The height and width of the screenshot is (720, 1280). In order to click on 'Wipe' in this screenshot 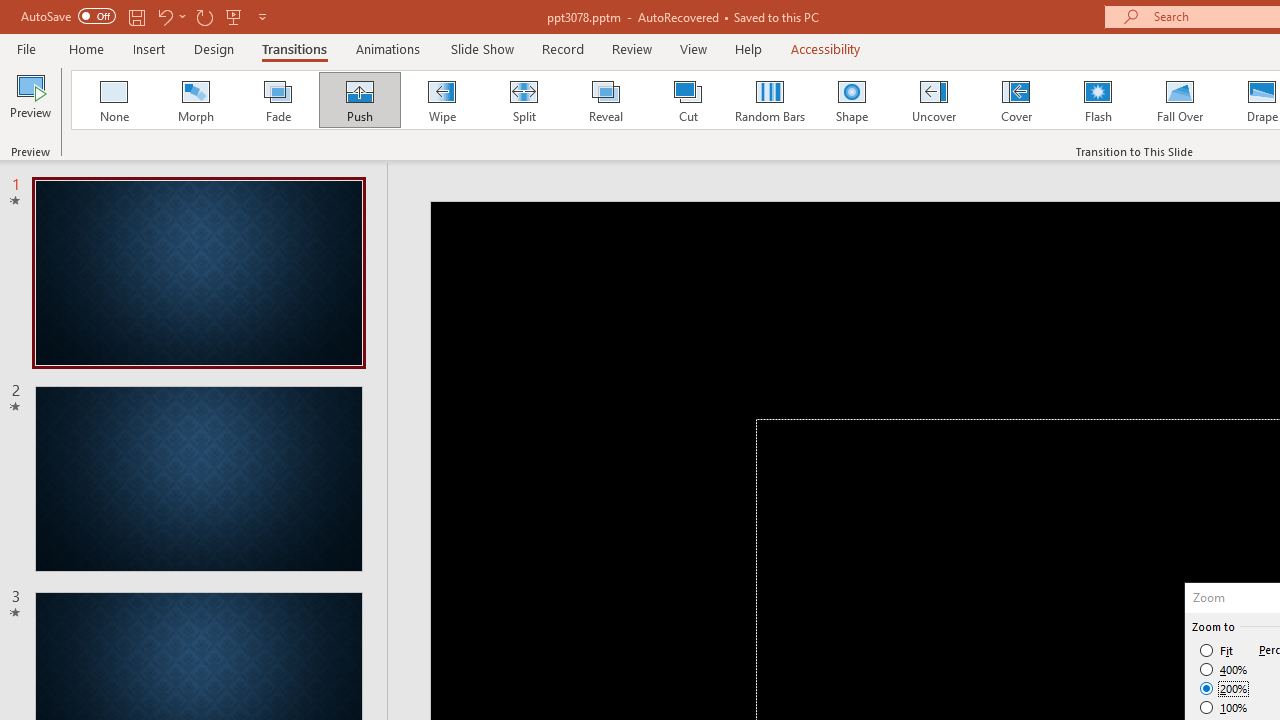, I will do `click(440, 100)`.